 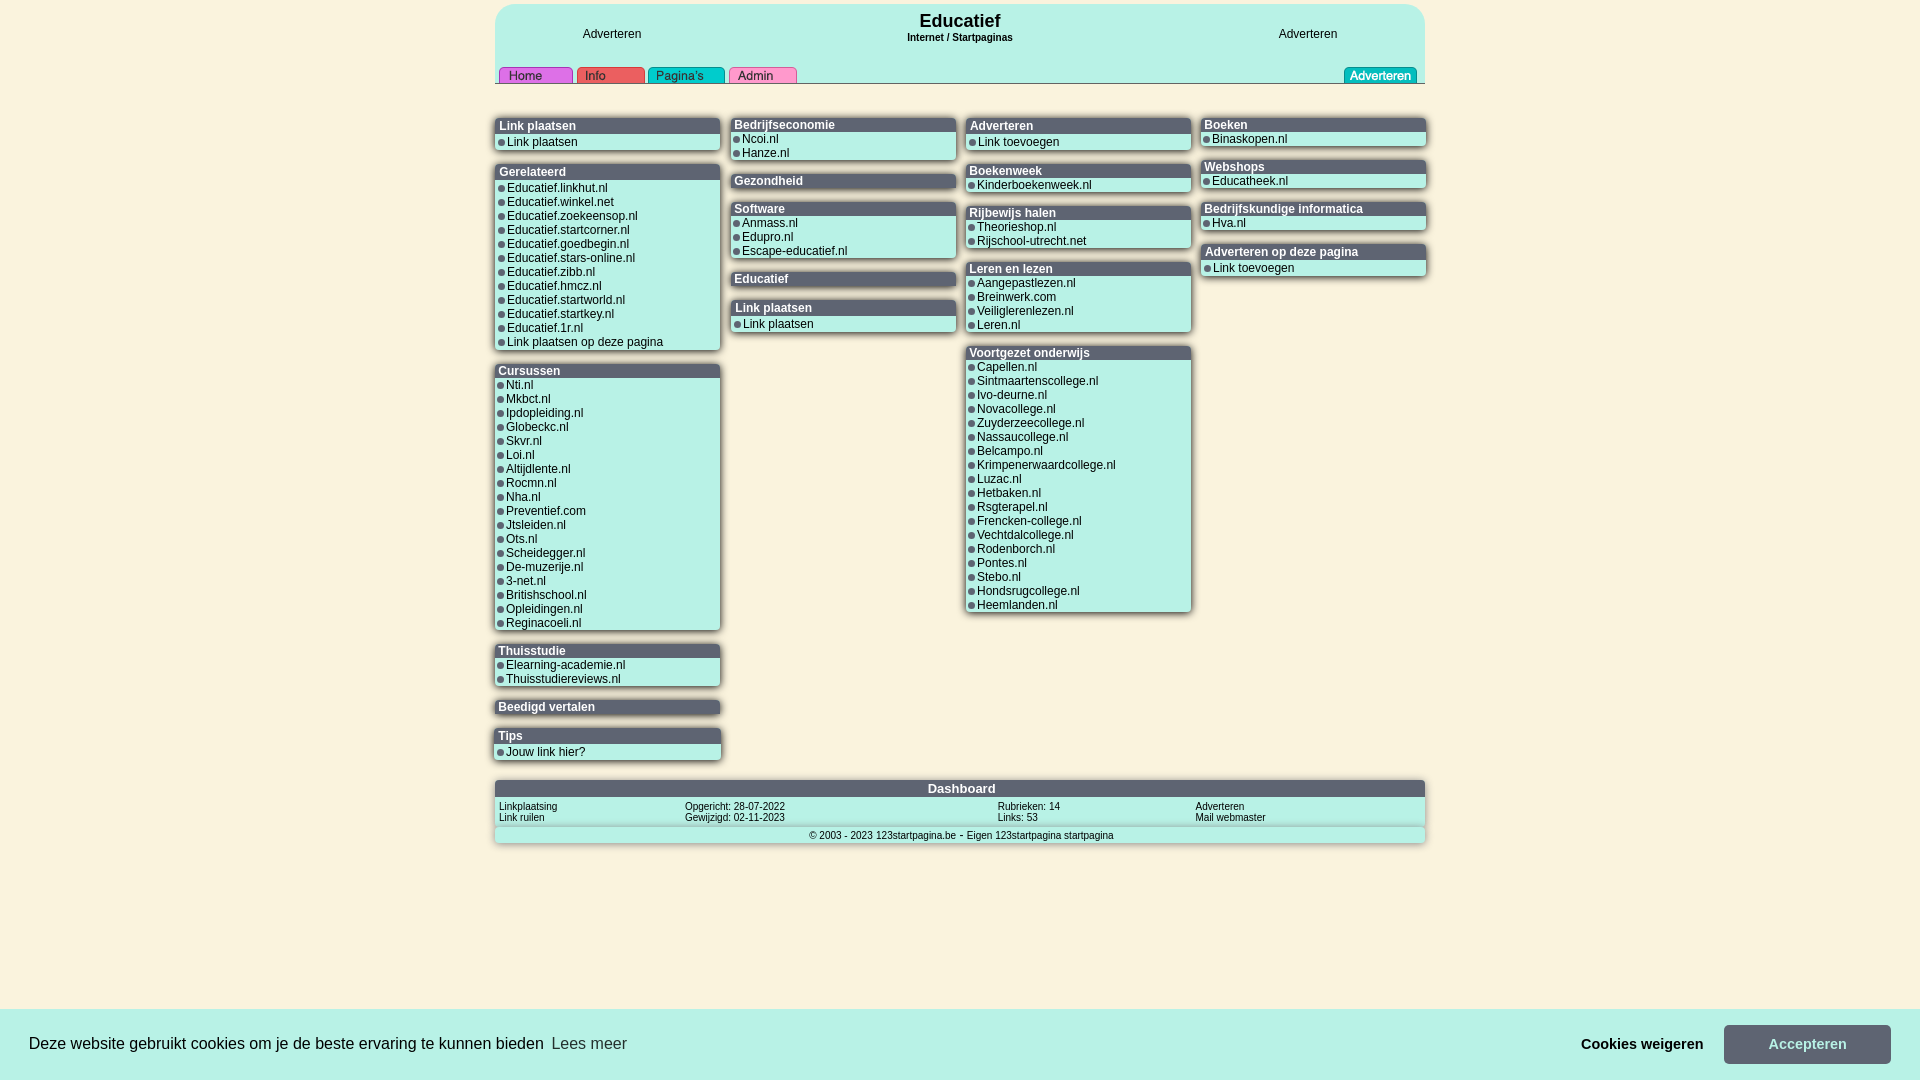 What do you see at coordinates (551, 272) in the screenshot?
I see `'Educatief.zibb.nl'` at bounding box center [551, 272].